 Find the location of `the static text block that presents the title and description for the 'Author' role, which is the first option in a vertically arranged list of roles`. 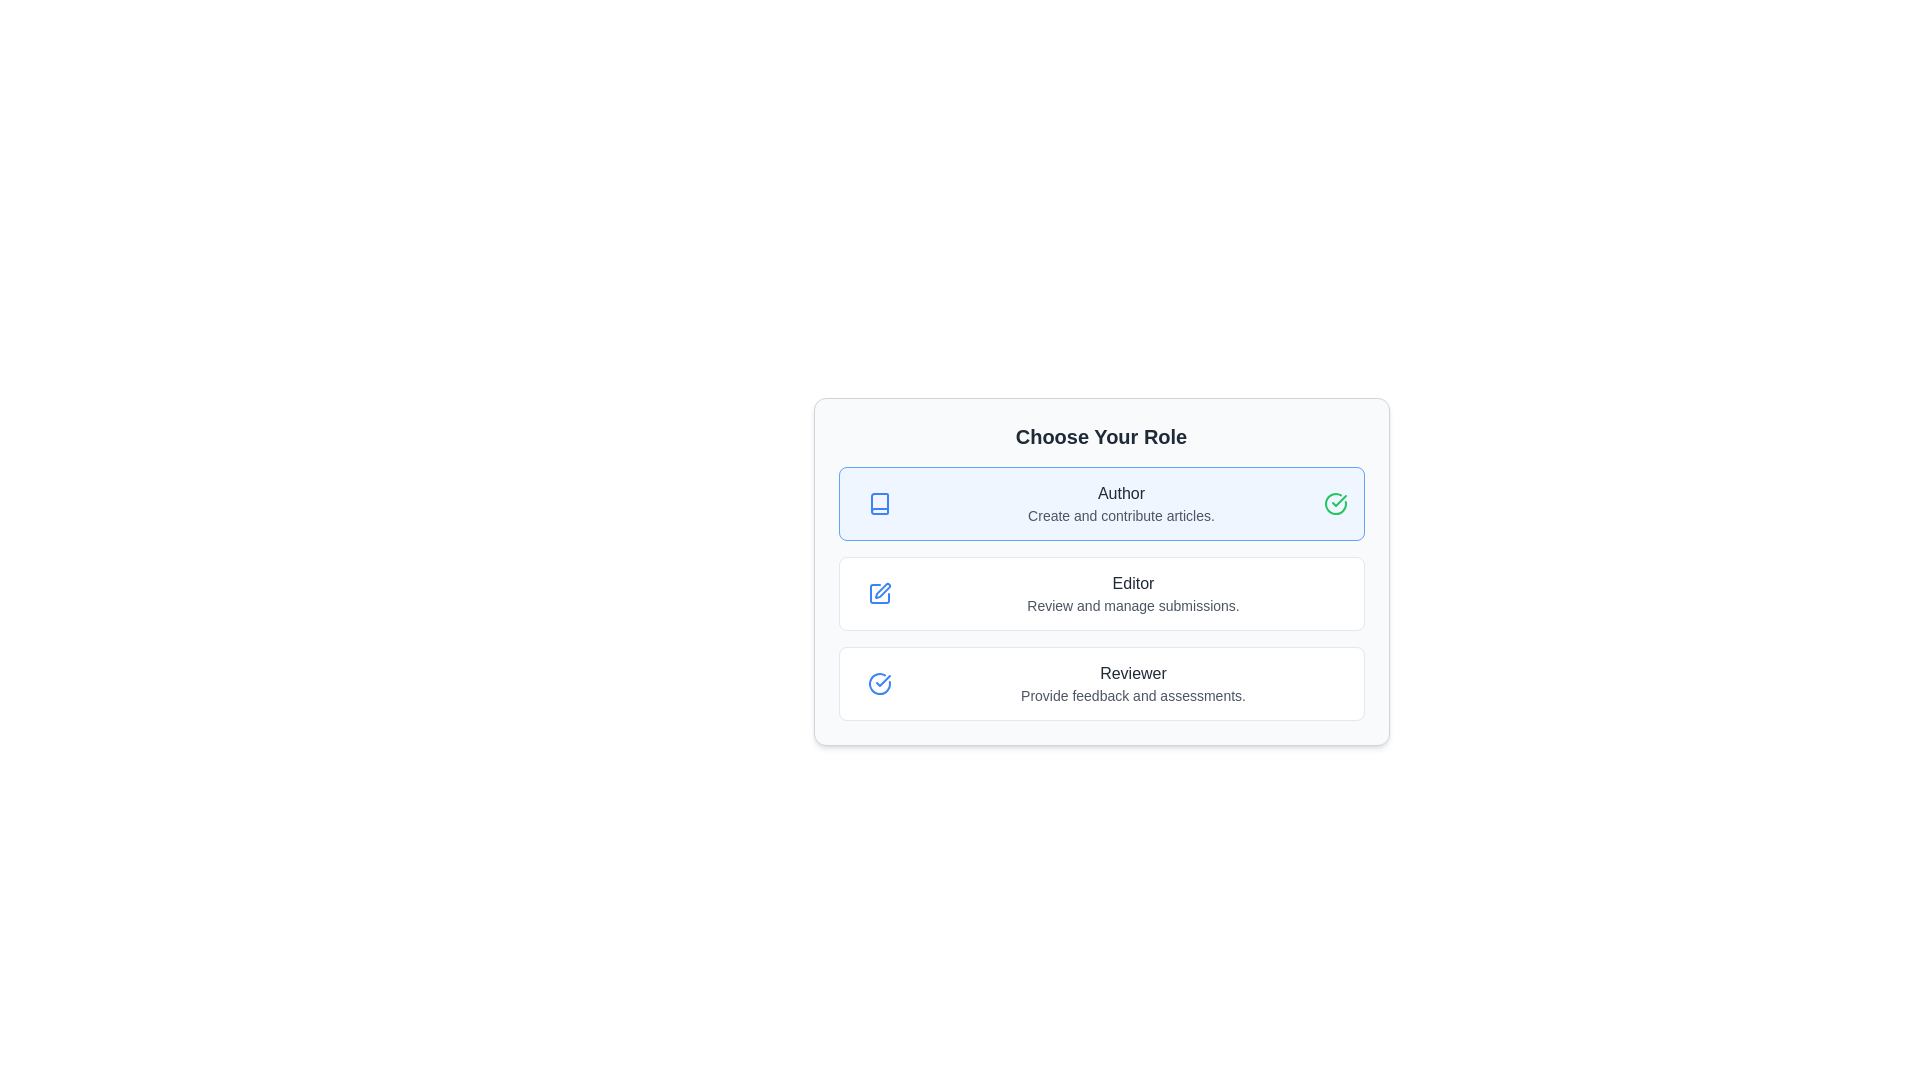

the static text block that presents the title and description for the 'Author' role, which is the first option in a vertically arranged list of roles is located at coordinates (1121, 503).